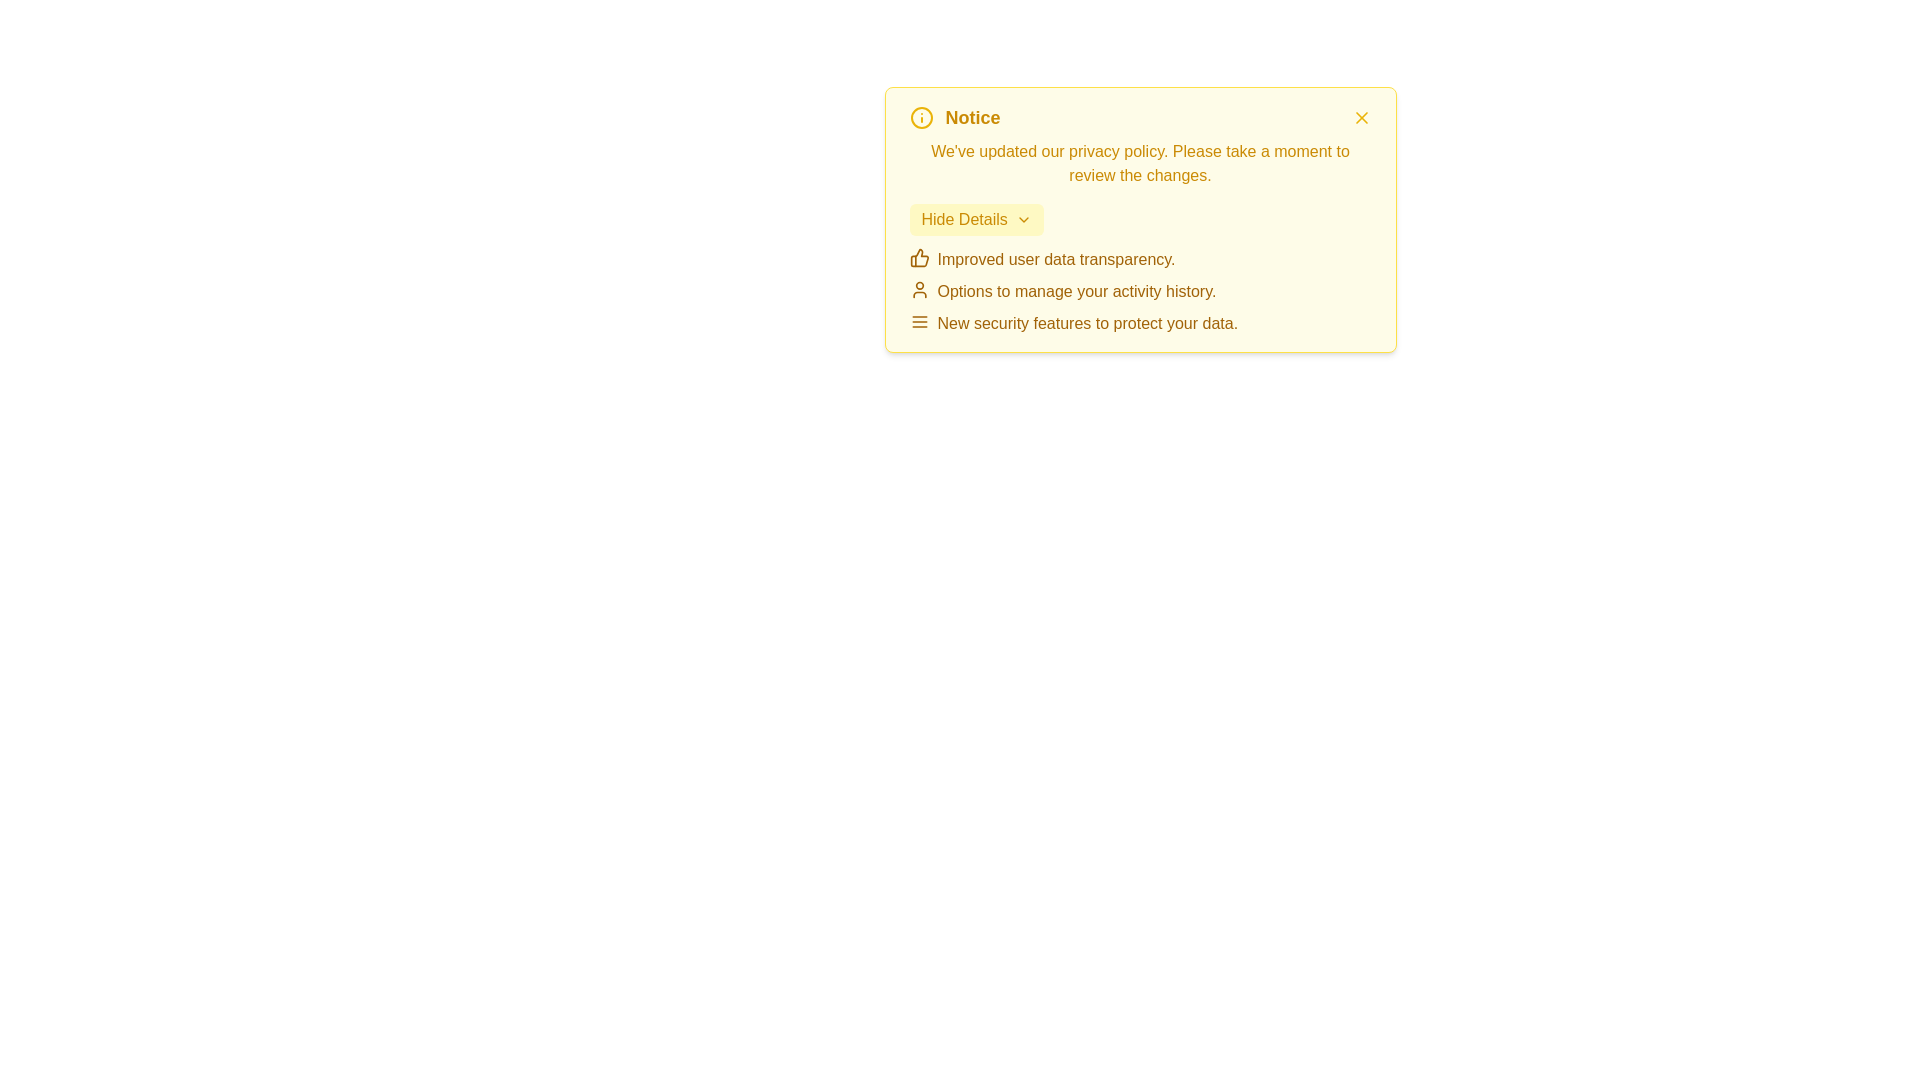 Image resolution: width=1920 pixels, height=1080 pixels. Describe the element at coordinates (976, 219) in the screenshot. I see `the 'Hide Details' button, which is a rounded rectangular button with yellow background and bold yellow text, located below the privacy policy update message` at that location.